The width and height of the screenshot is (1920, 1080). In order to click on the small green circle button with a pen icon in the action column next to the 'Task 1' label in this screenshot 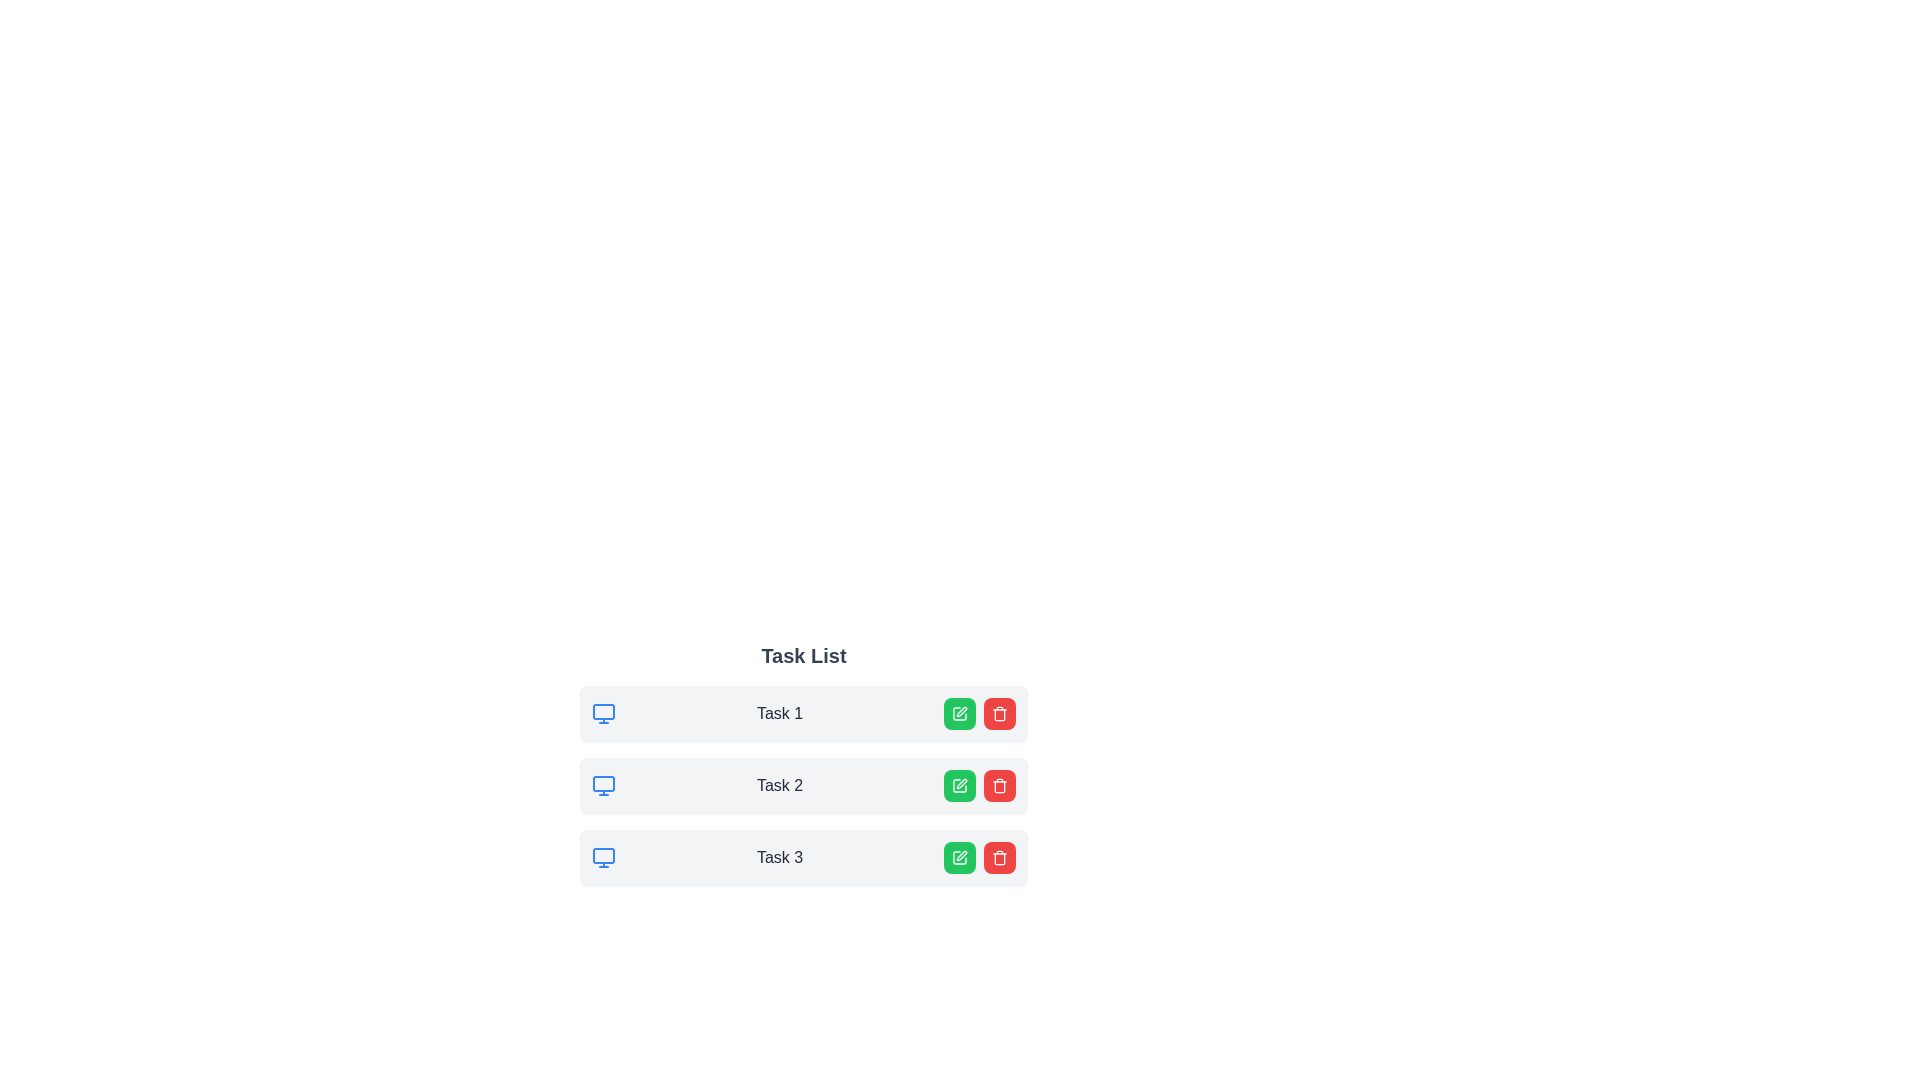, I will do `click(960, 712)`.